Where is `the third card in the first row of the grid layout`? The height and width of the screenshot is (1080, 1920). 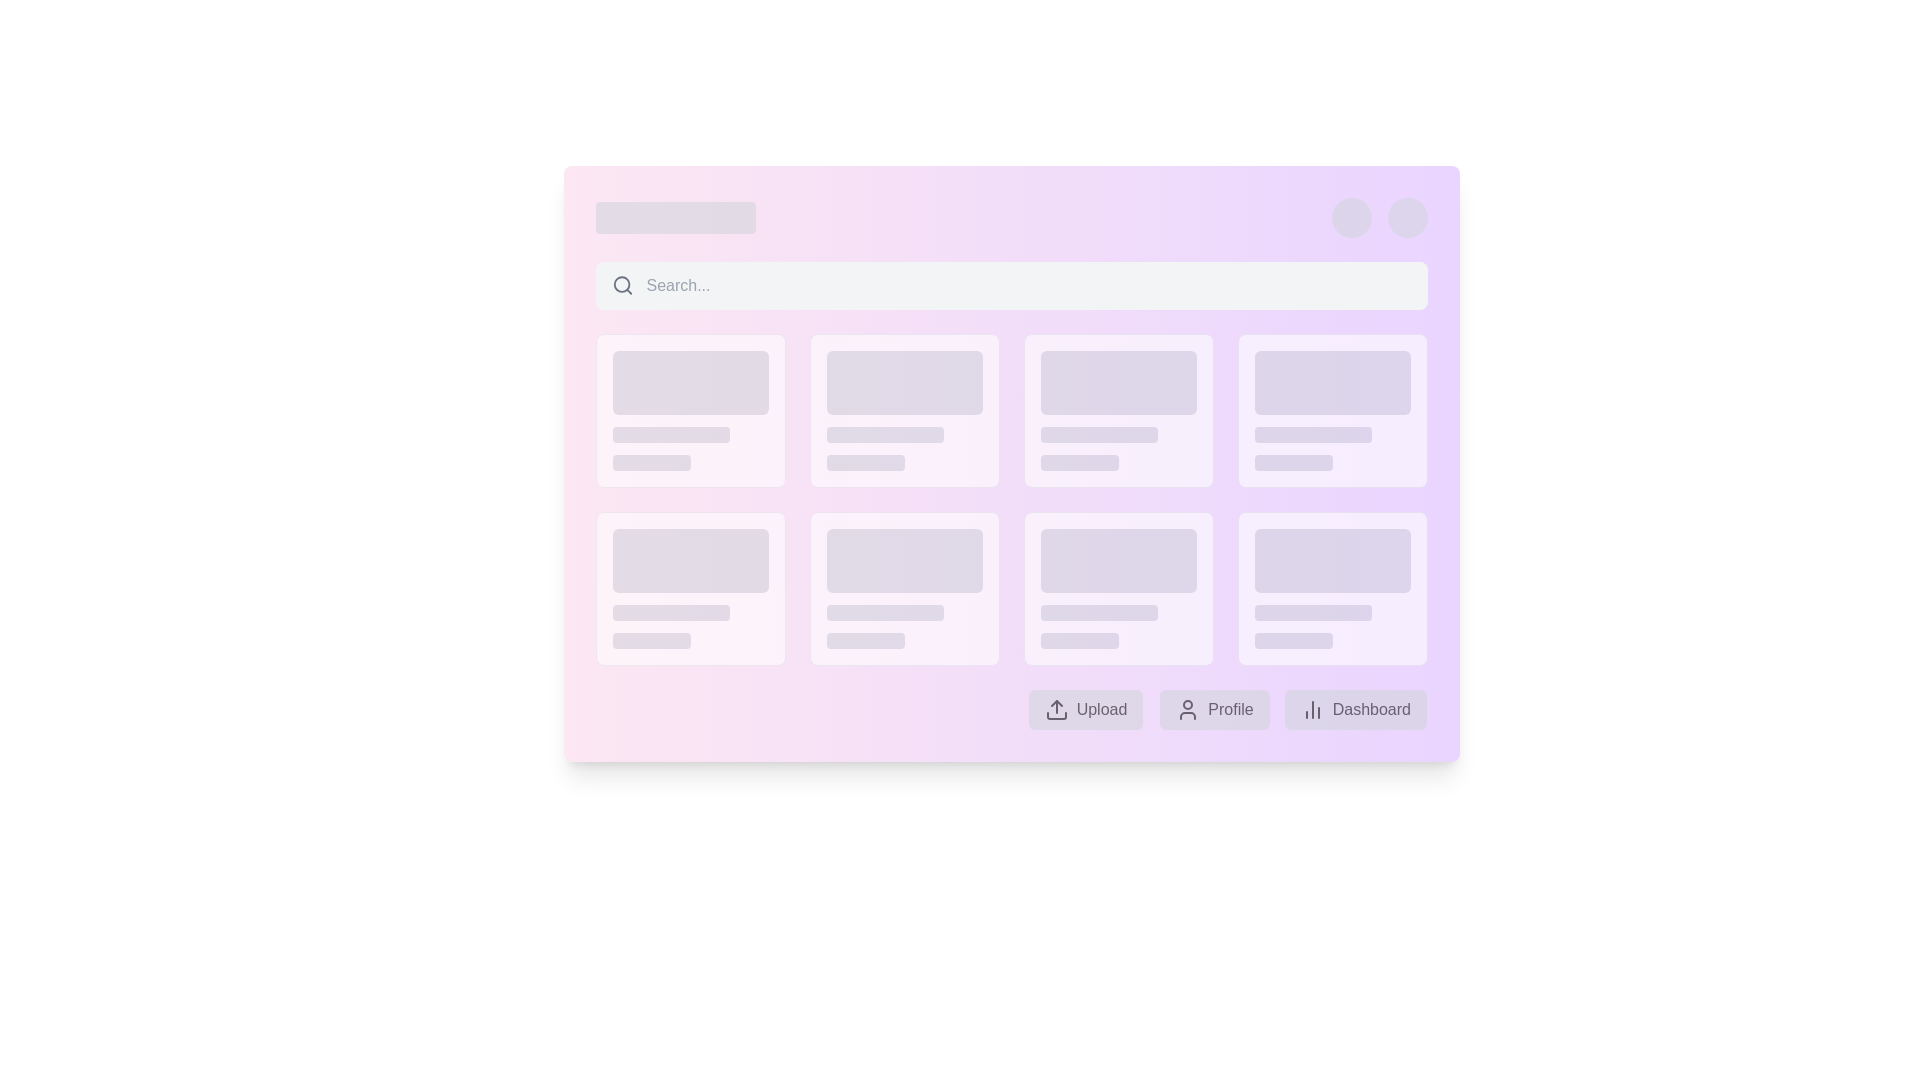
the third card in the first row of the grid layout is located at coordinates (1117, 410).